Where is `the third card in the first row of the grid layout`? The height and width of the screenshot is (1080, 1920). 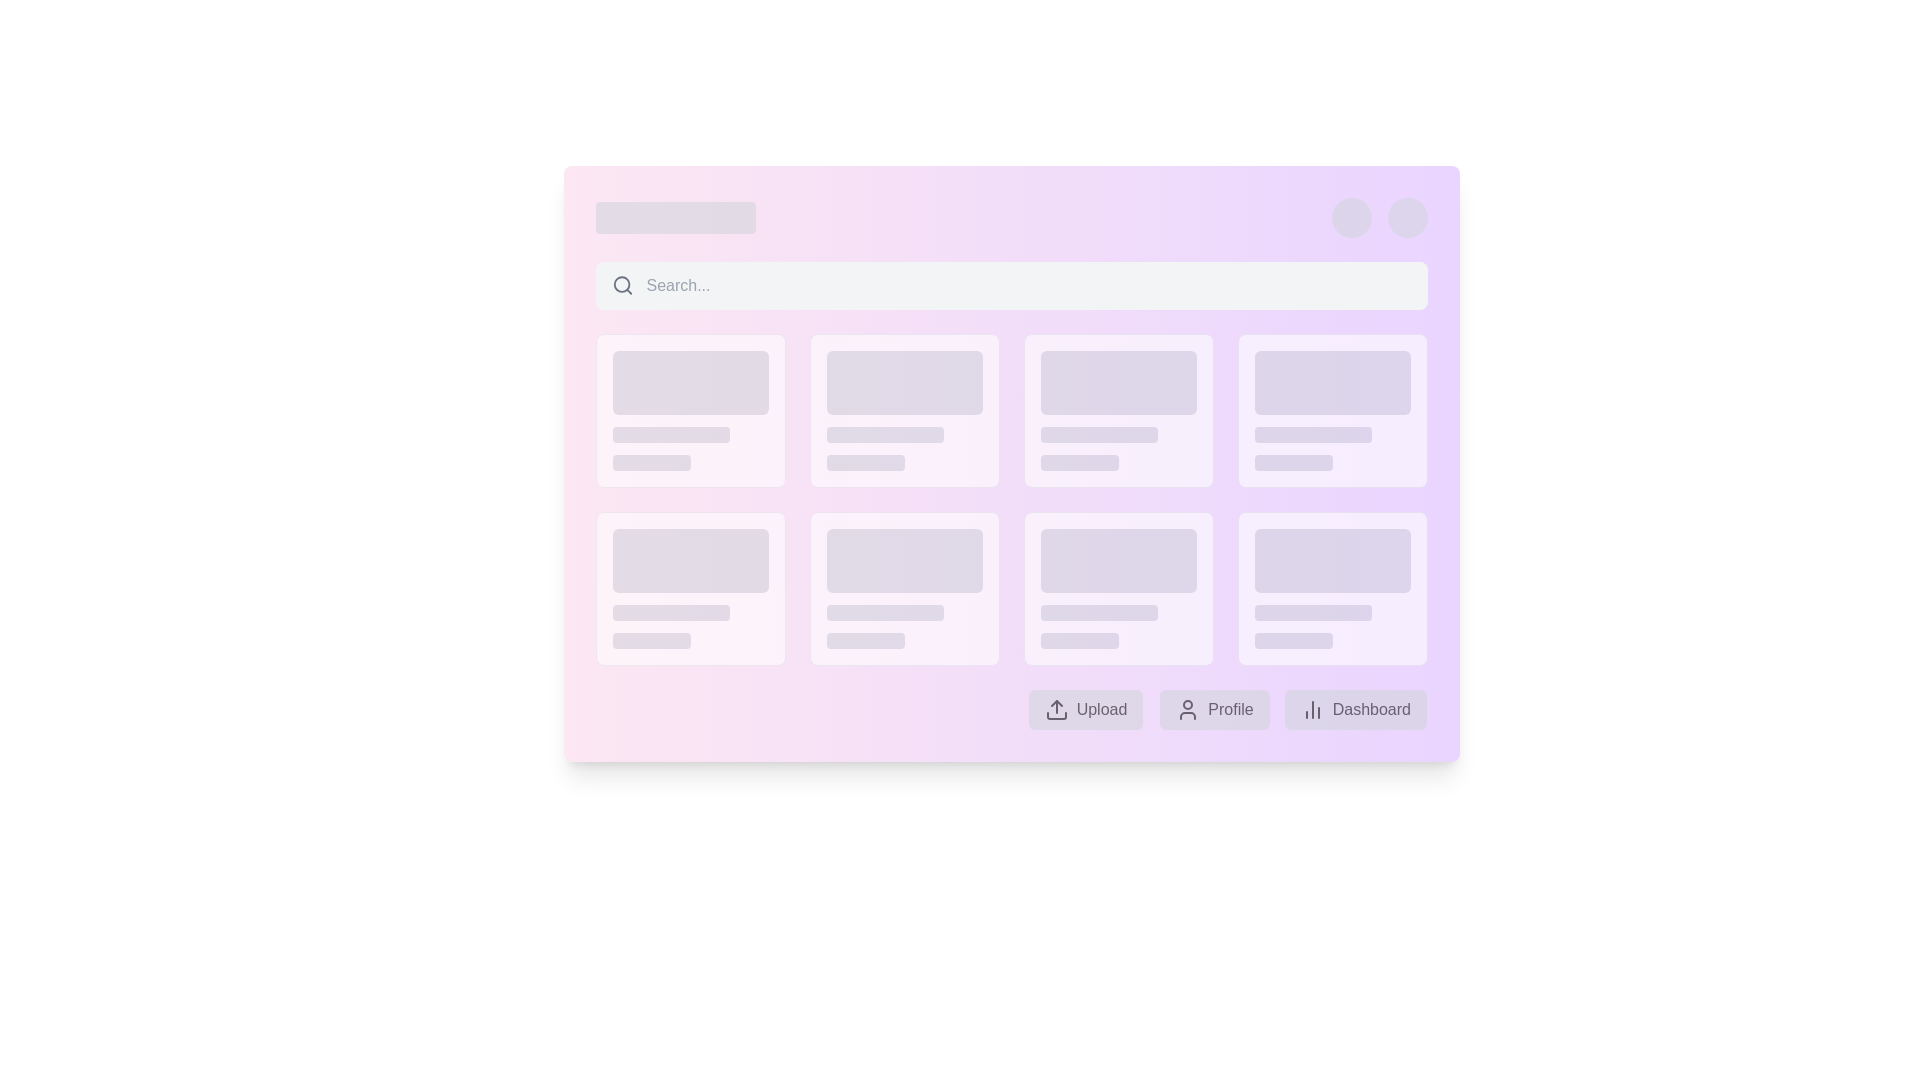
the third card in the first row of the grid layout is located at coordinates (1117, 410).